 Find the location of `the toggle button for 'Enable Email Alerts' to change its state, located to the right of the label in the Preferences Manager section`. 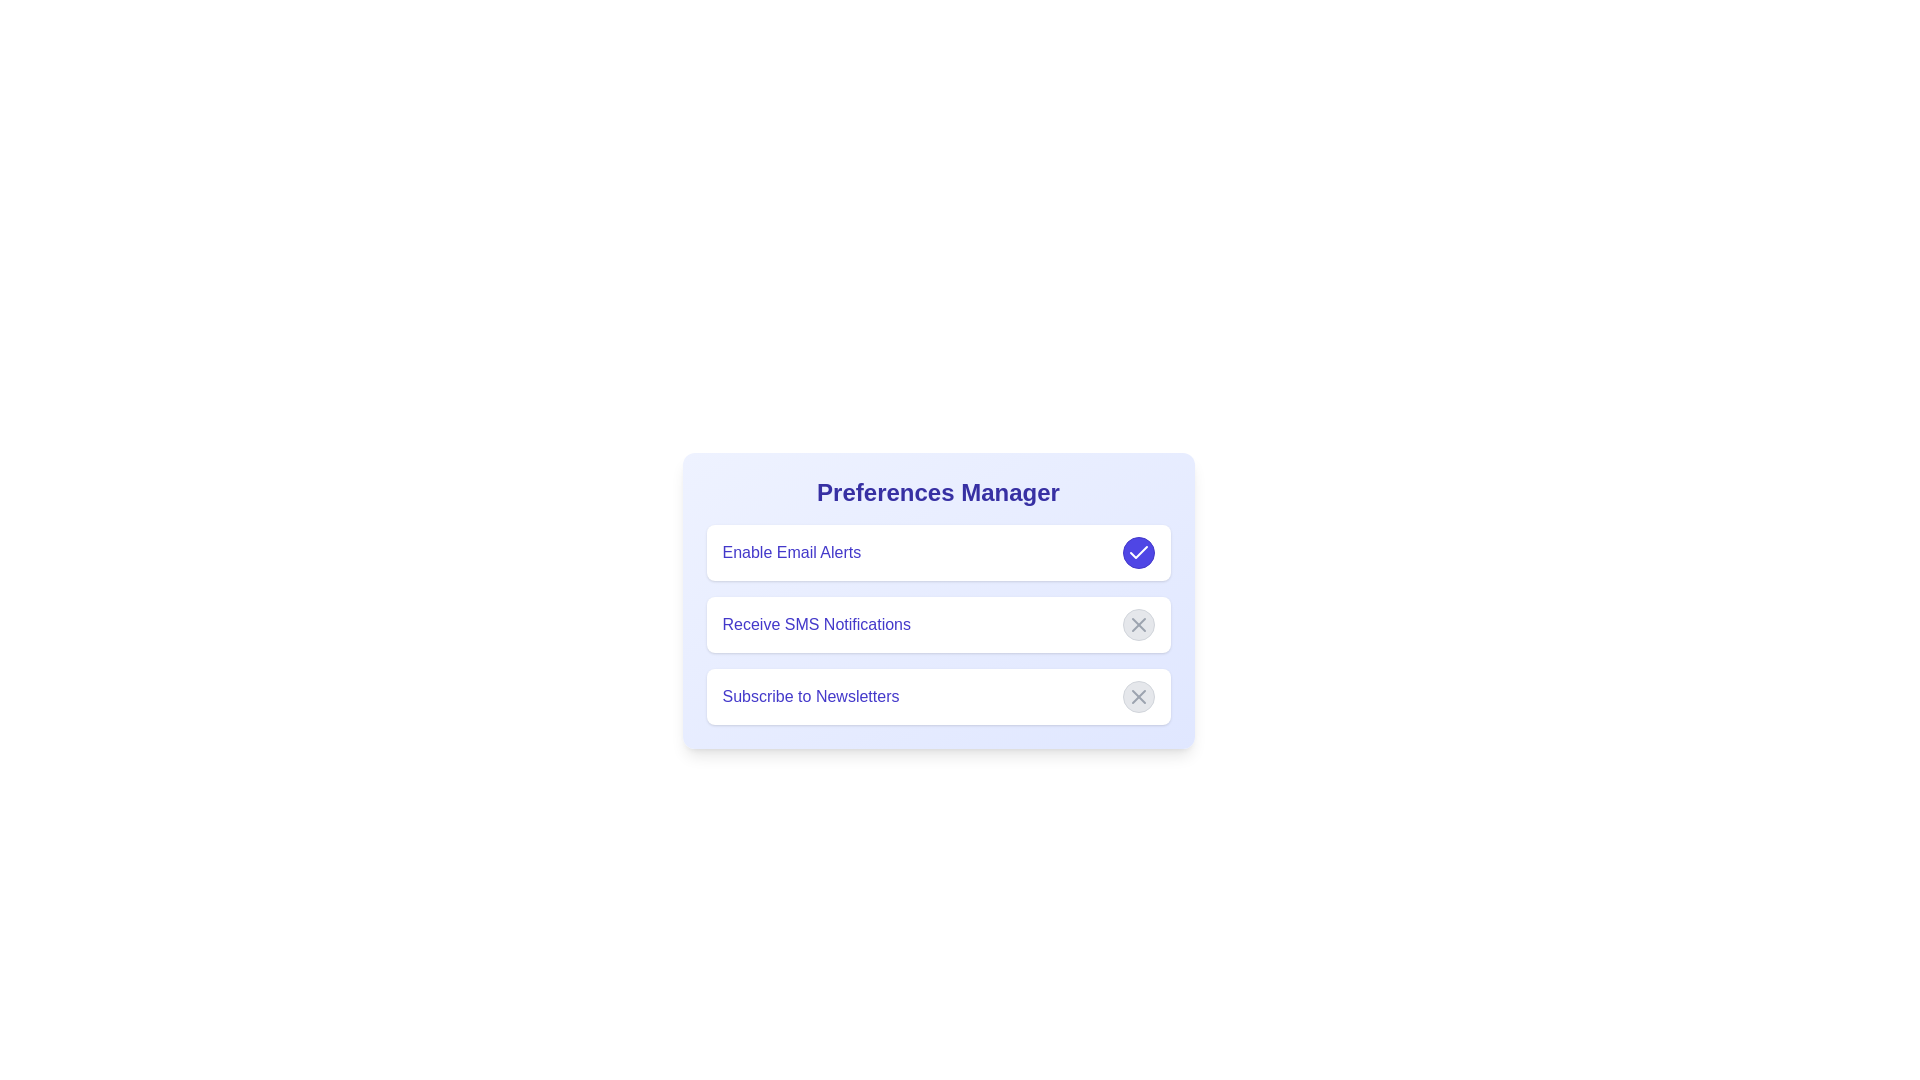

the toggle button for 'Enable Email Alerts' to change its state, located to the right of the label in the Preferences Manager section is located at coordinates (1138, 552).